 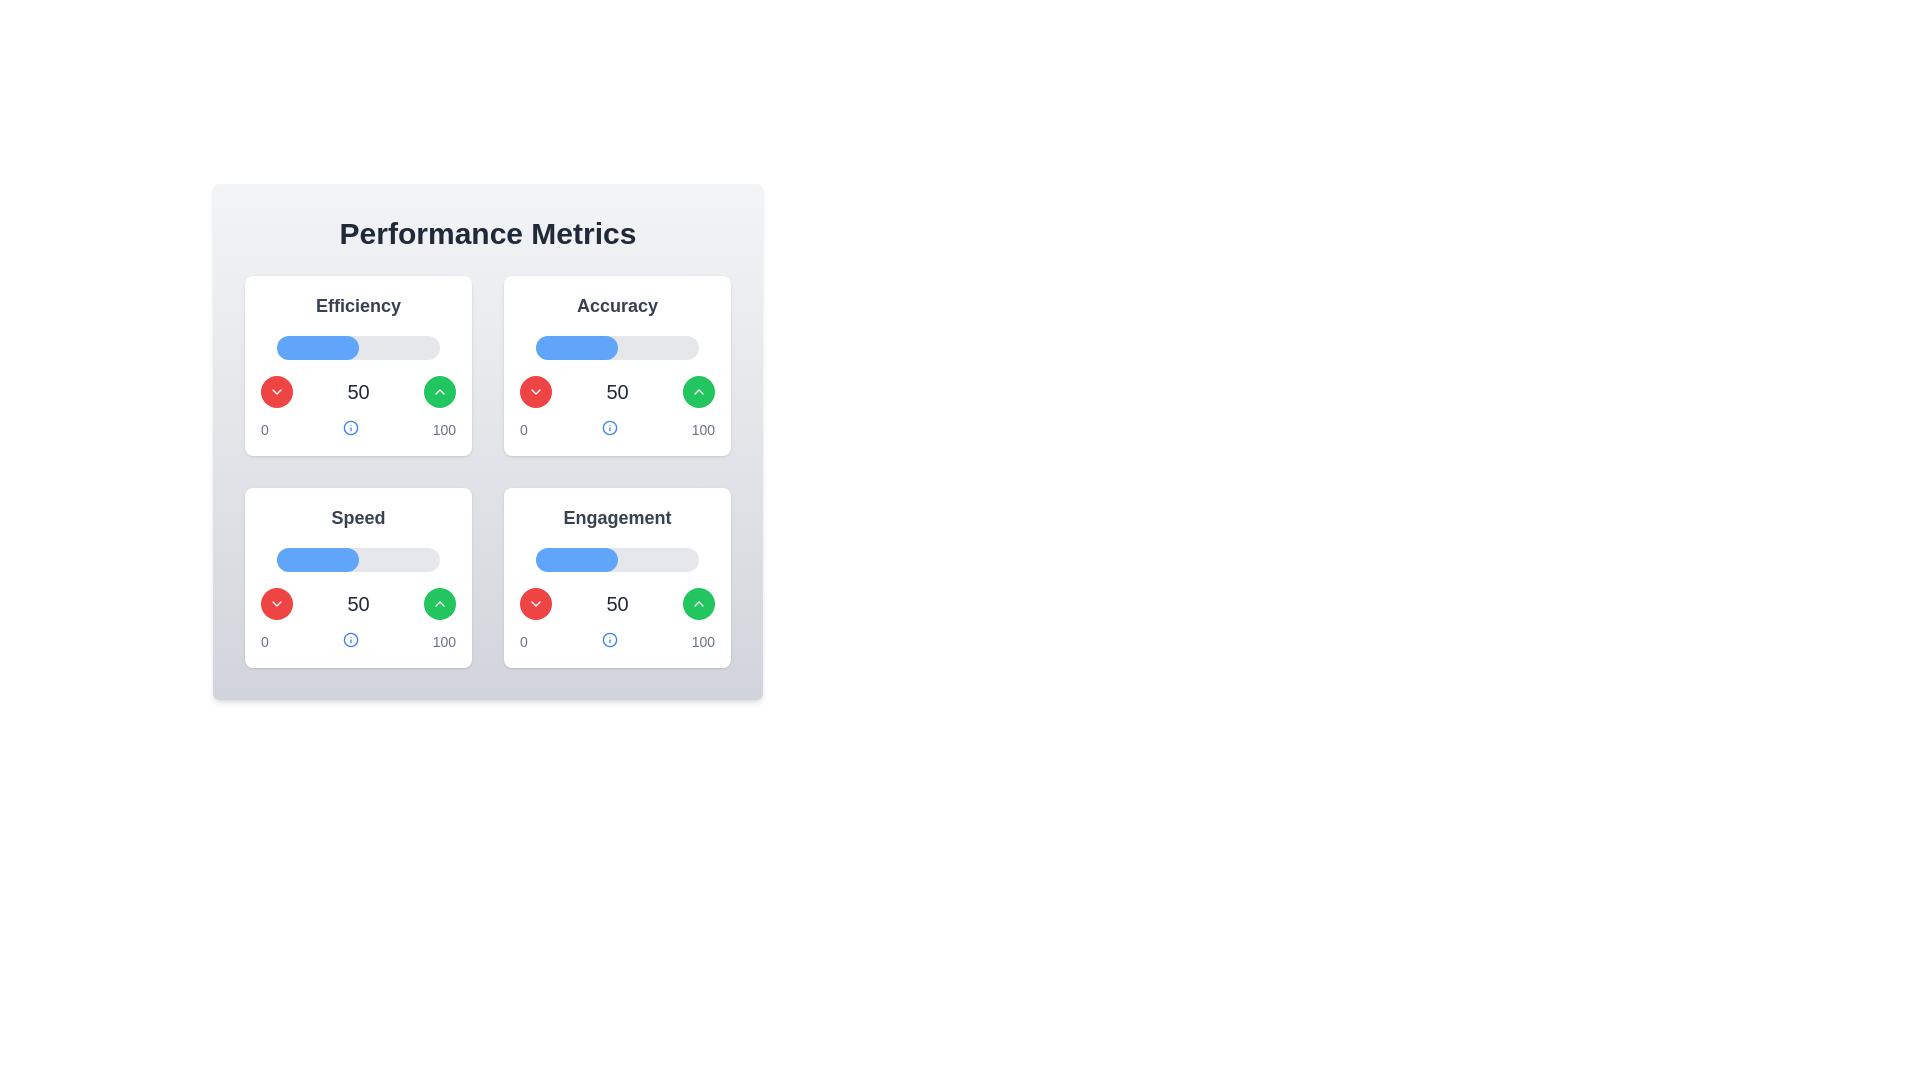 I want to click on the circular red button with white text and a downward-facing chevron icon located in the 'Engagement' card, below the blue progress bar and to the left of the numeric value '50', so click(x=536, y=603).